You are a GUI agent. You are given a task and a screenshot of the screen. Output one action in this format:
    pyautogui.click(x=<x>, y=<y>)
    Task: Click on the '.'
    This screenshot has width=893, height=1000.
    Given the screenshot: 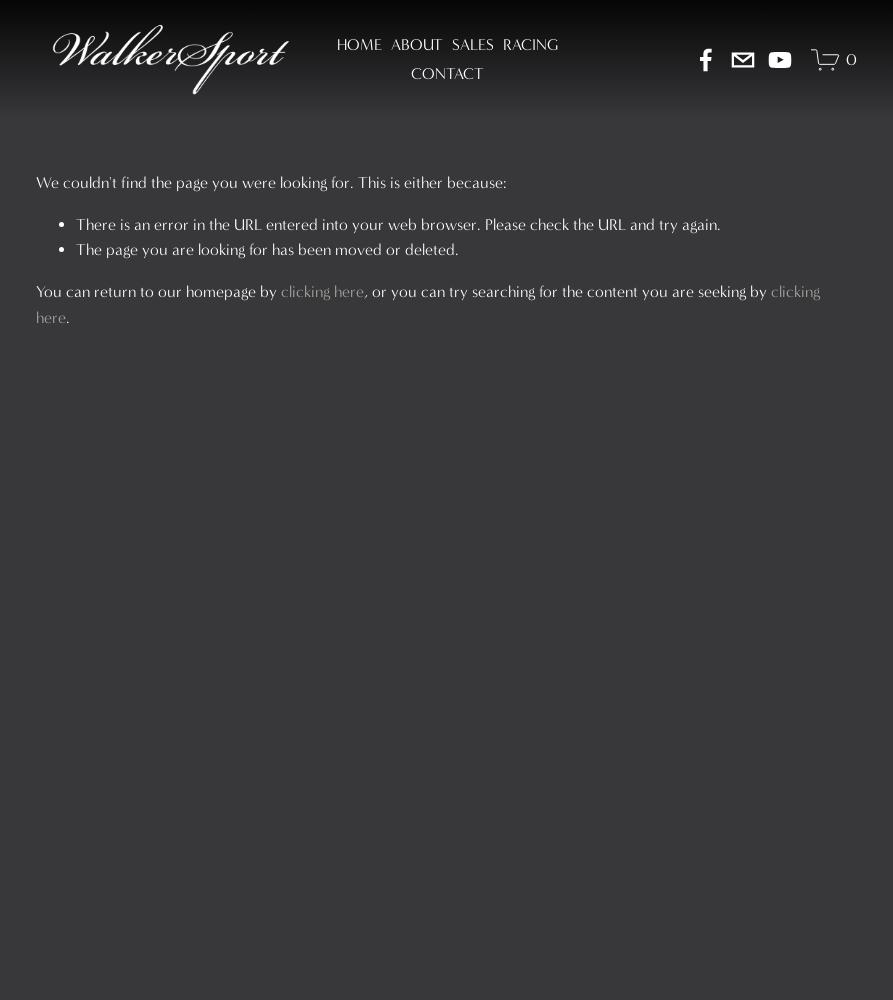 What is the action you would take?
    pyautogui.click(x=66, y=315)
    